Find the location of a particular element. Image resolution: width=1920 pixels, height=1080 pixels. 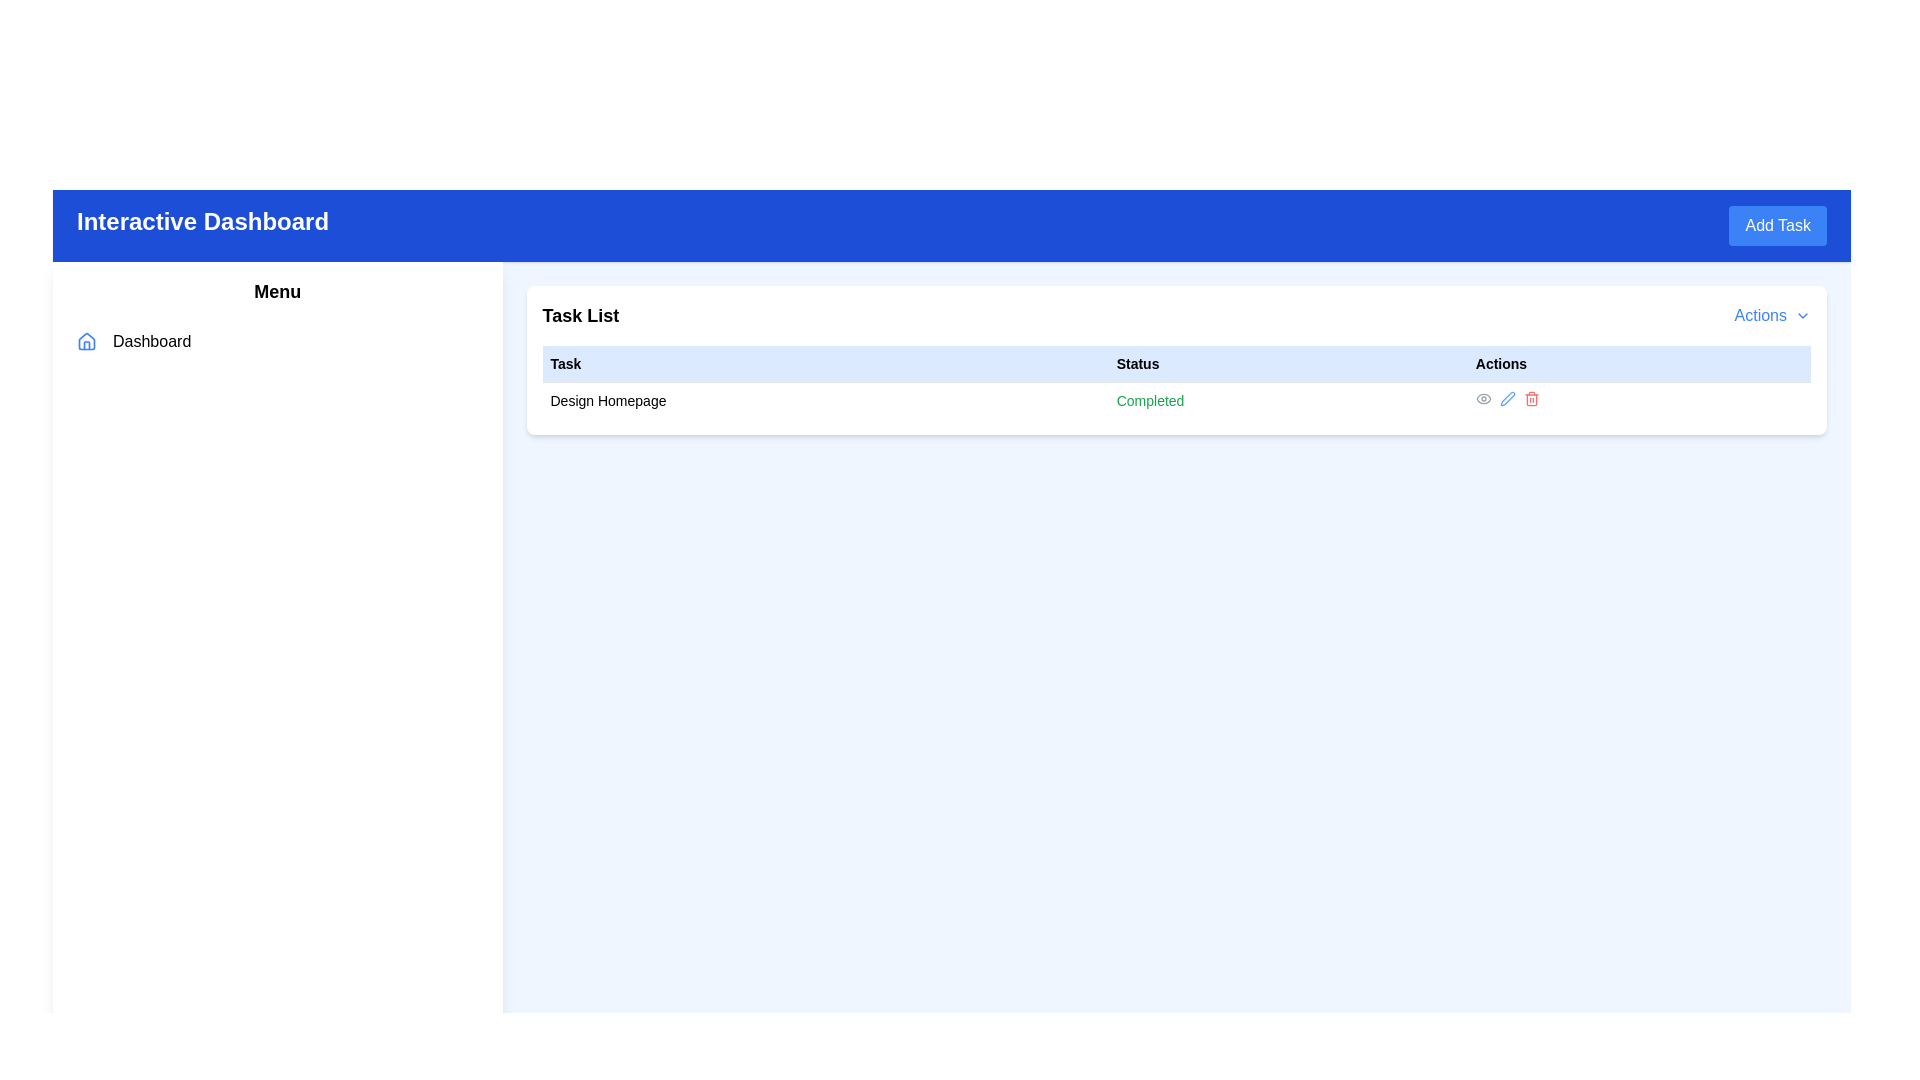

the Static Text that serves as the title for the sidebar menu, which is positioned above the options like 'Dashboard' is located at coordinates (276, 292).